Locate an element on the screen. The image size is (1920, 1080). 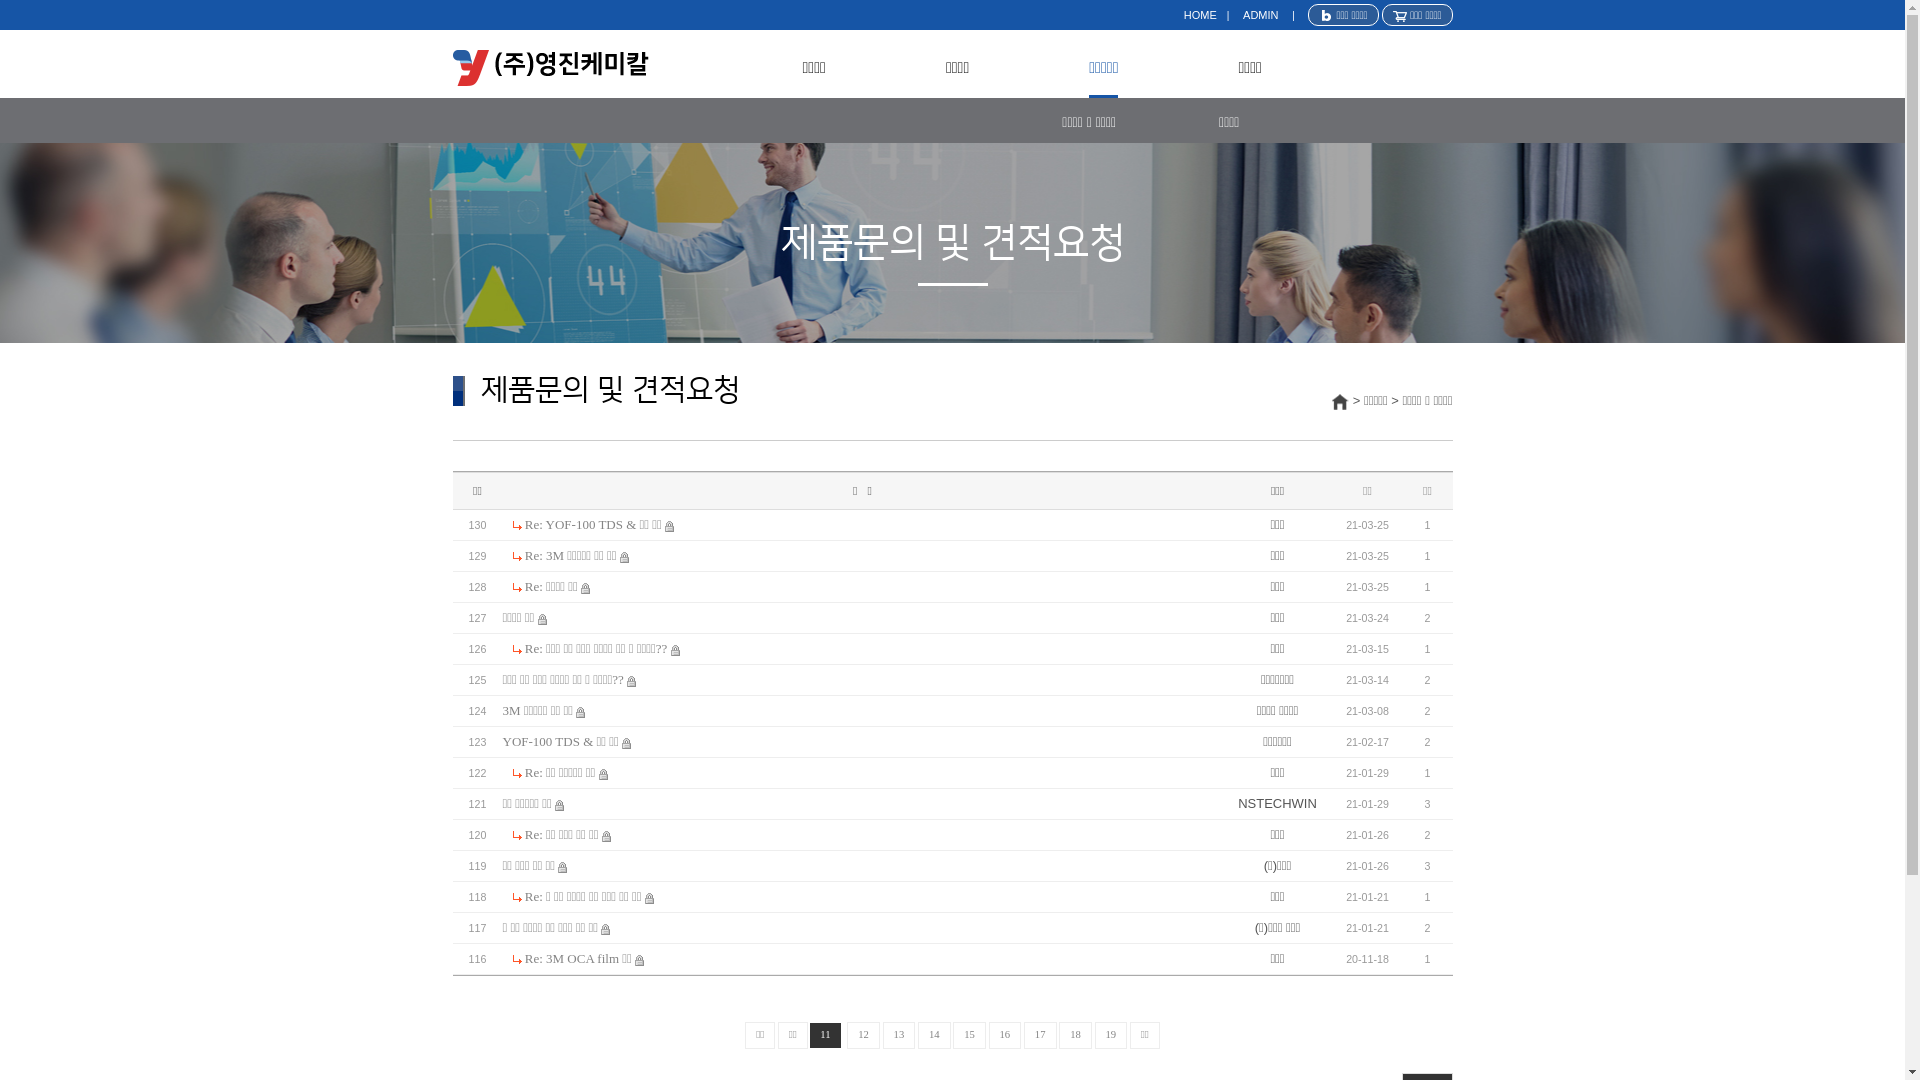
'HOME' is located at coordinates (1200, 15).